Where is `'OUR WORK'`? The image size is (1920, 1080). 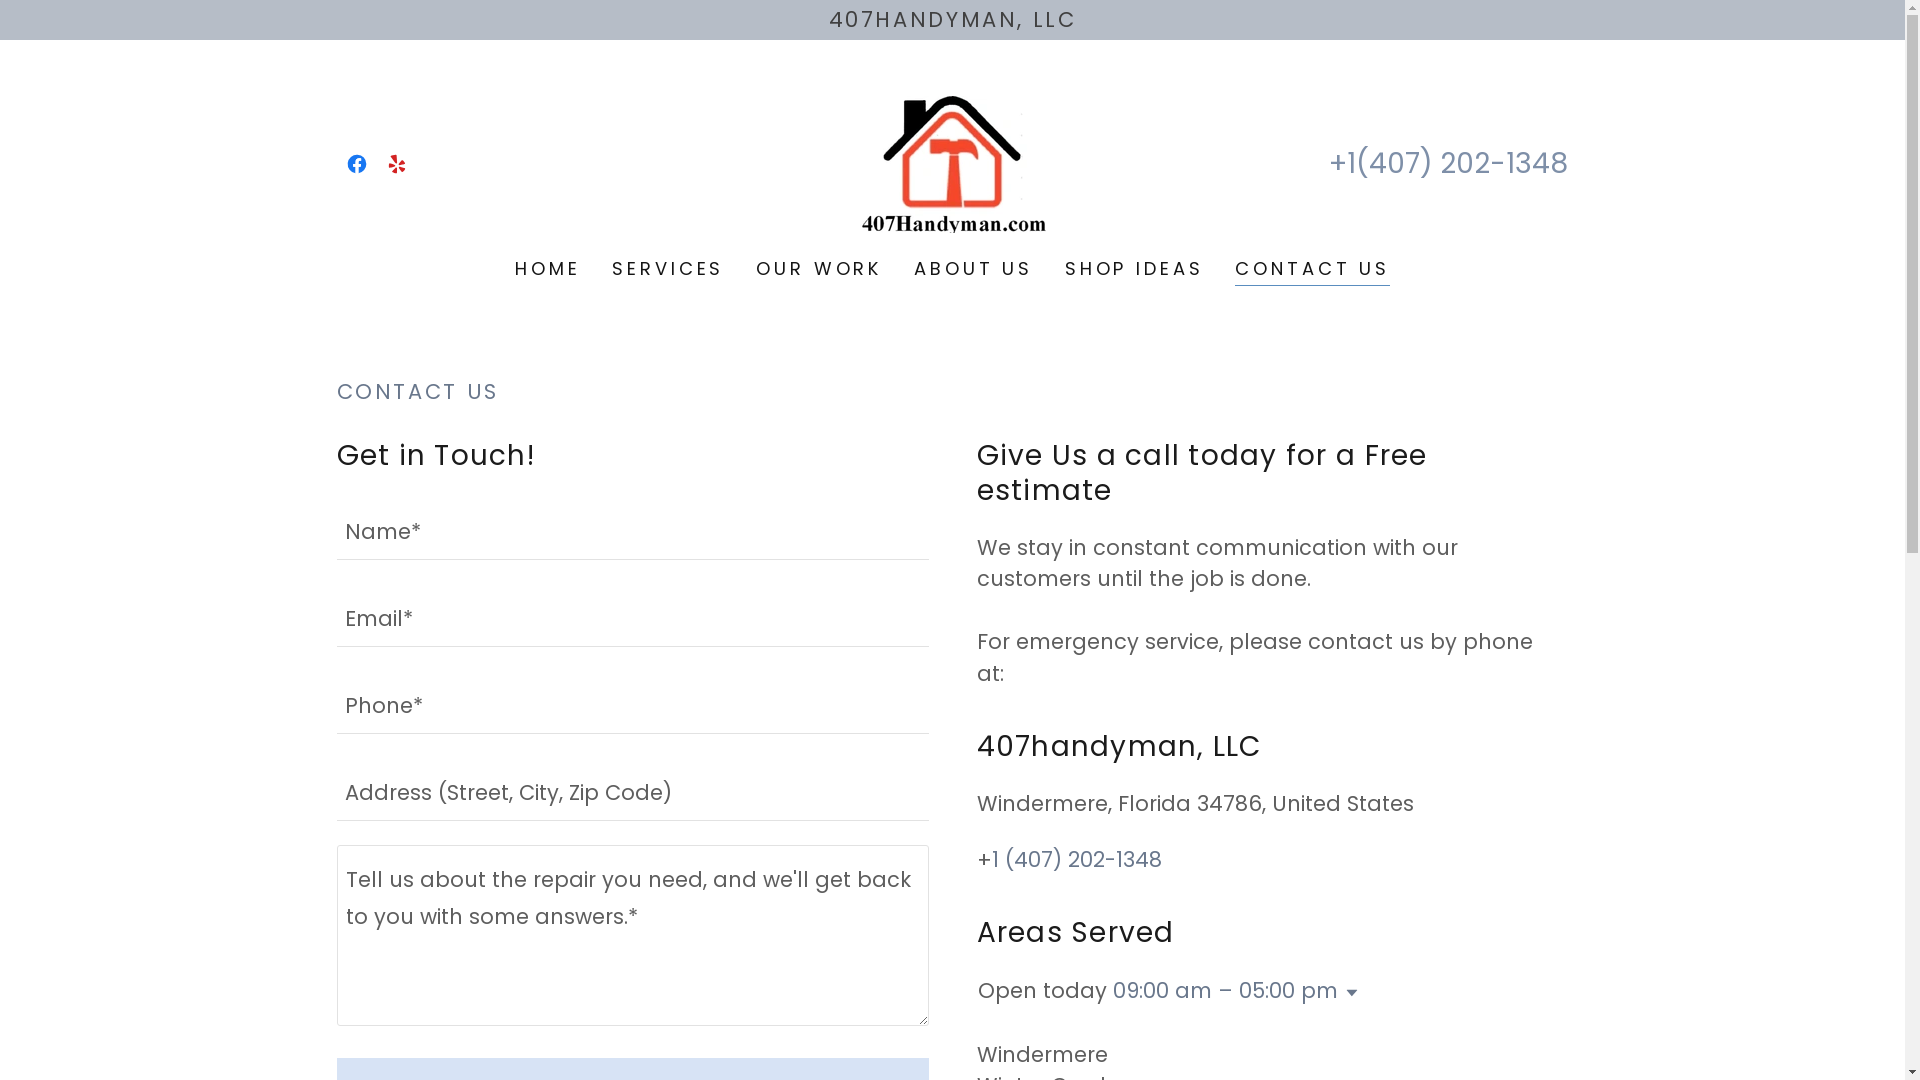 'OUR WORK' is located at coordinates (819, 266).